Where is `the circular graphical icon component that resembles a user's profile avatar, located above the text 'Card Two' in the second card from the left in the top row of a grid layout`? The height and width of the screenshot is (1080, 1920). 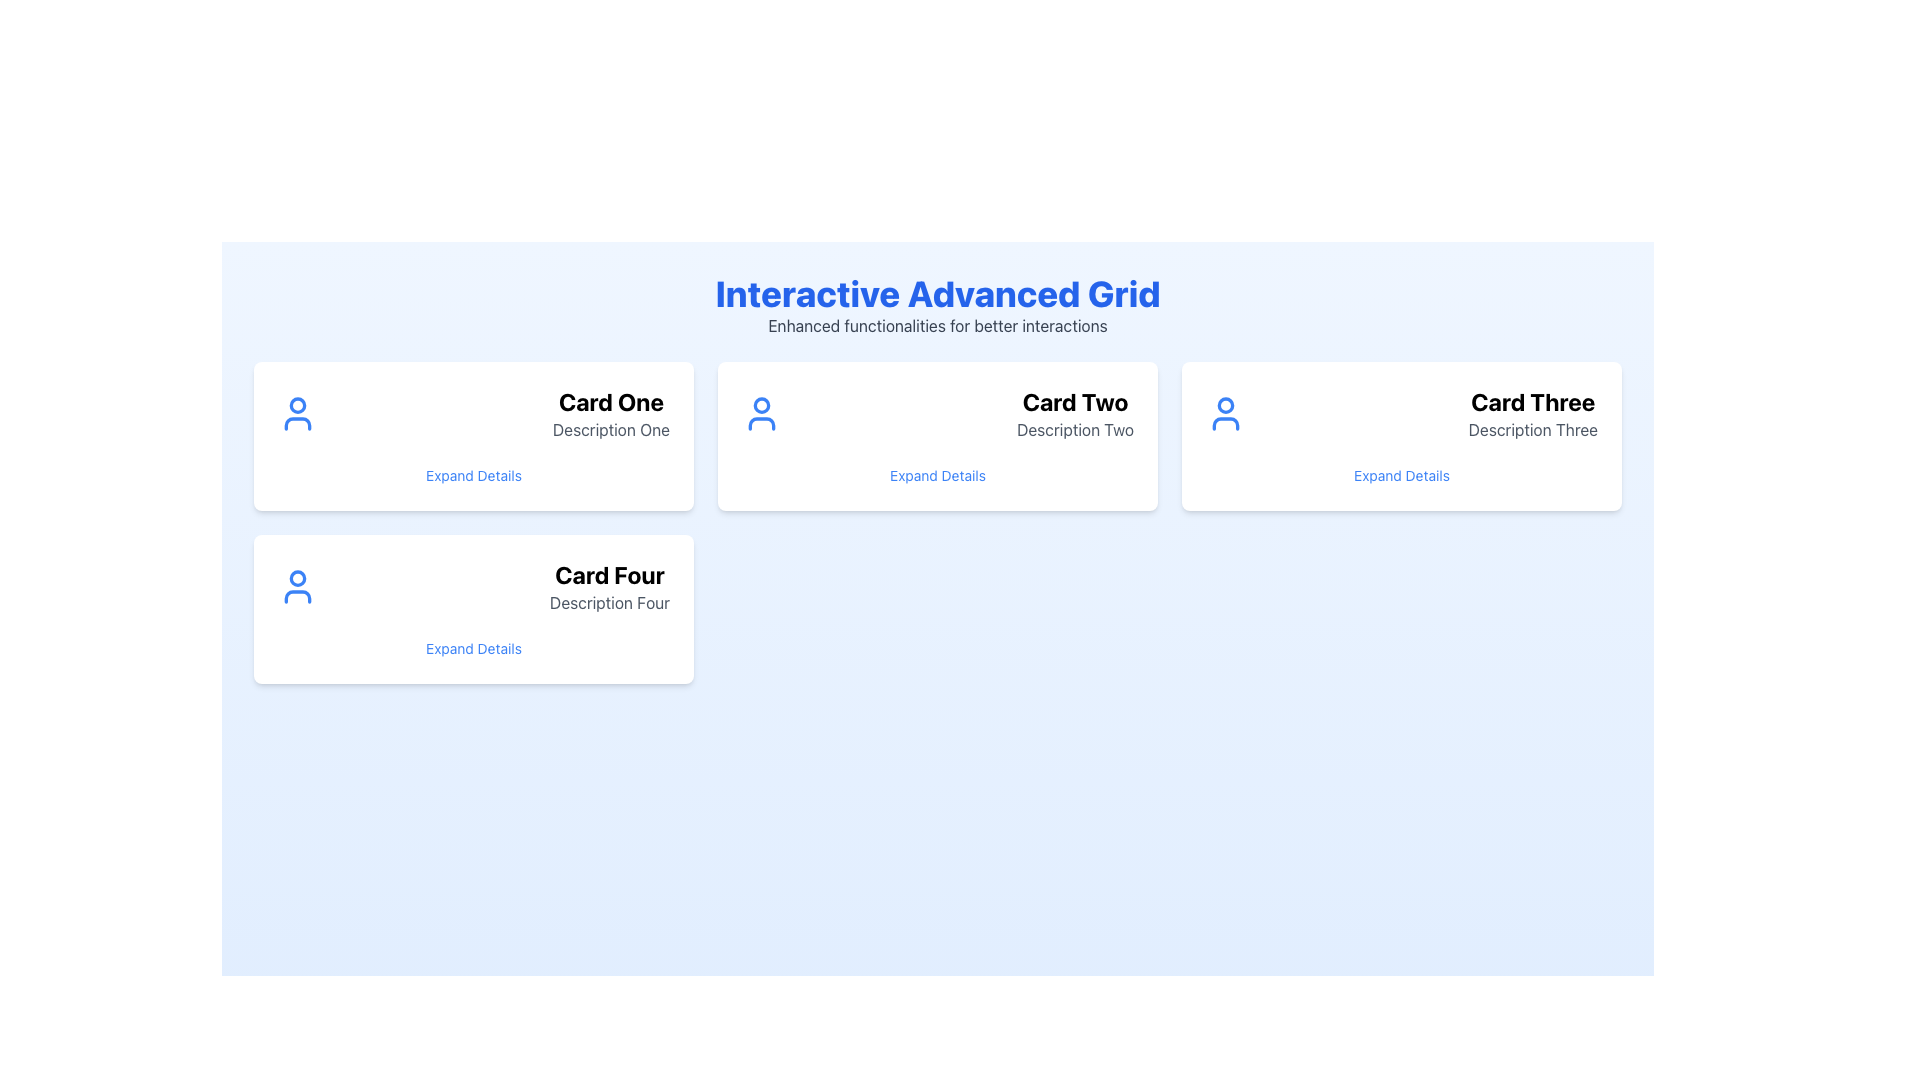
the circular graphical icon component that resembles a user's profile avatar, located above the text 'Card Two' in the second card from the left in the top row of a grid layout is located at coordinates (761, 405).